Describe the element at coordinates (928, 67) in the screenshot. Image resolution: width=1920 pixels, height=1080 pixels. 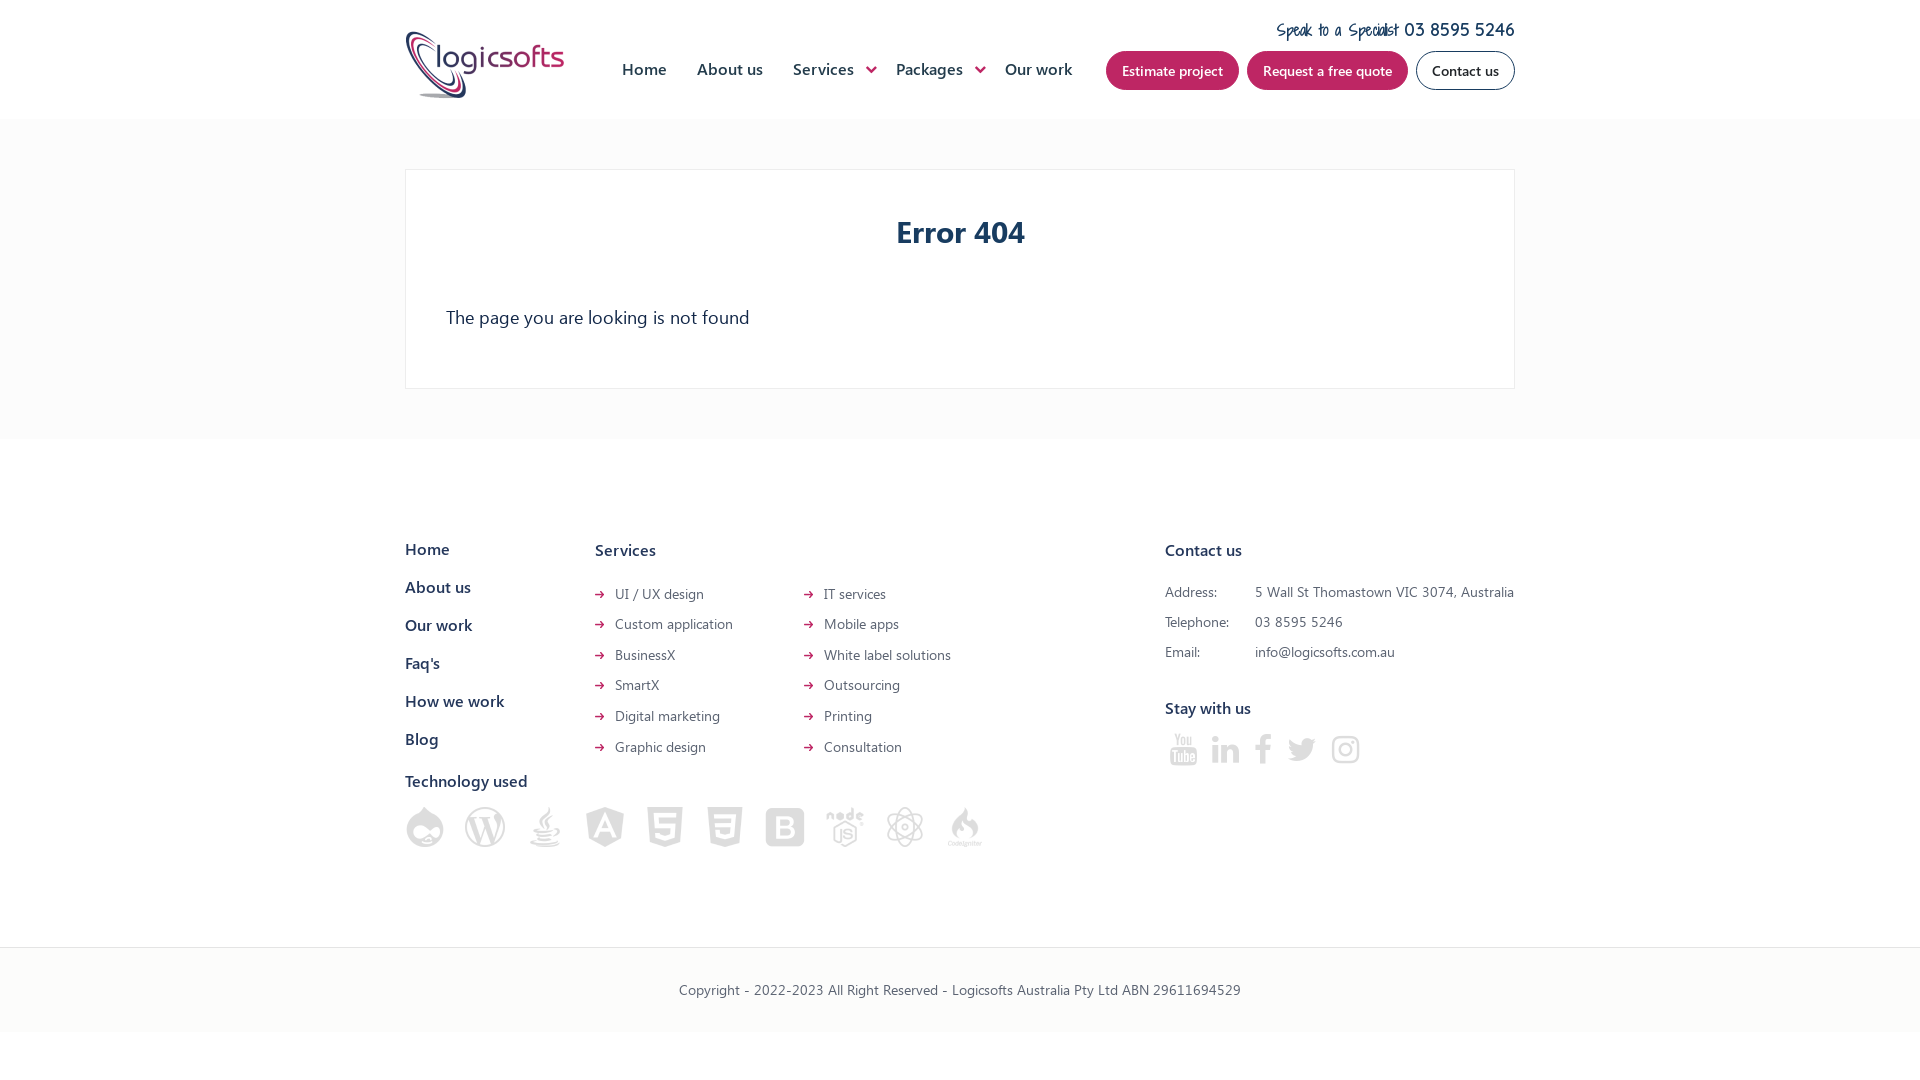
I see `'Packages'` at that location.